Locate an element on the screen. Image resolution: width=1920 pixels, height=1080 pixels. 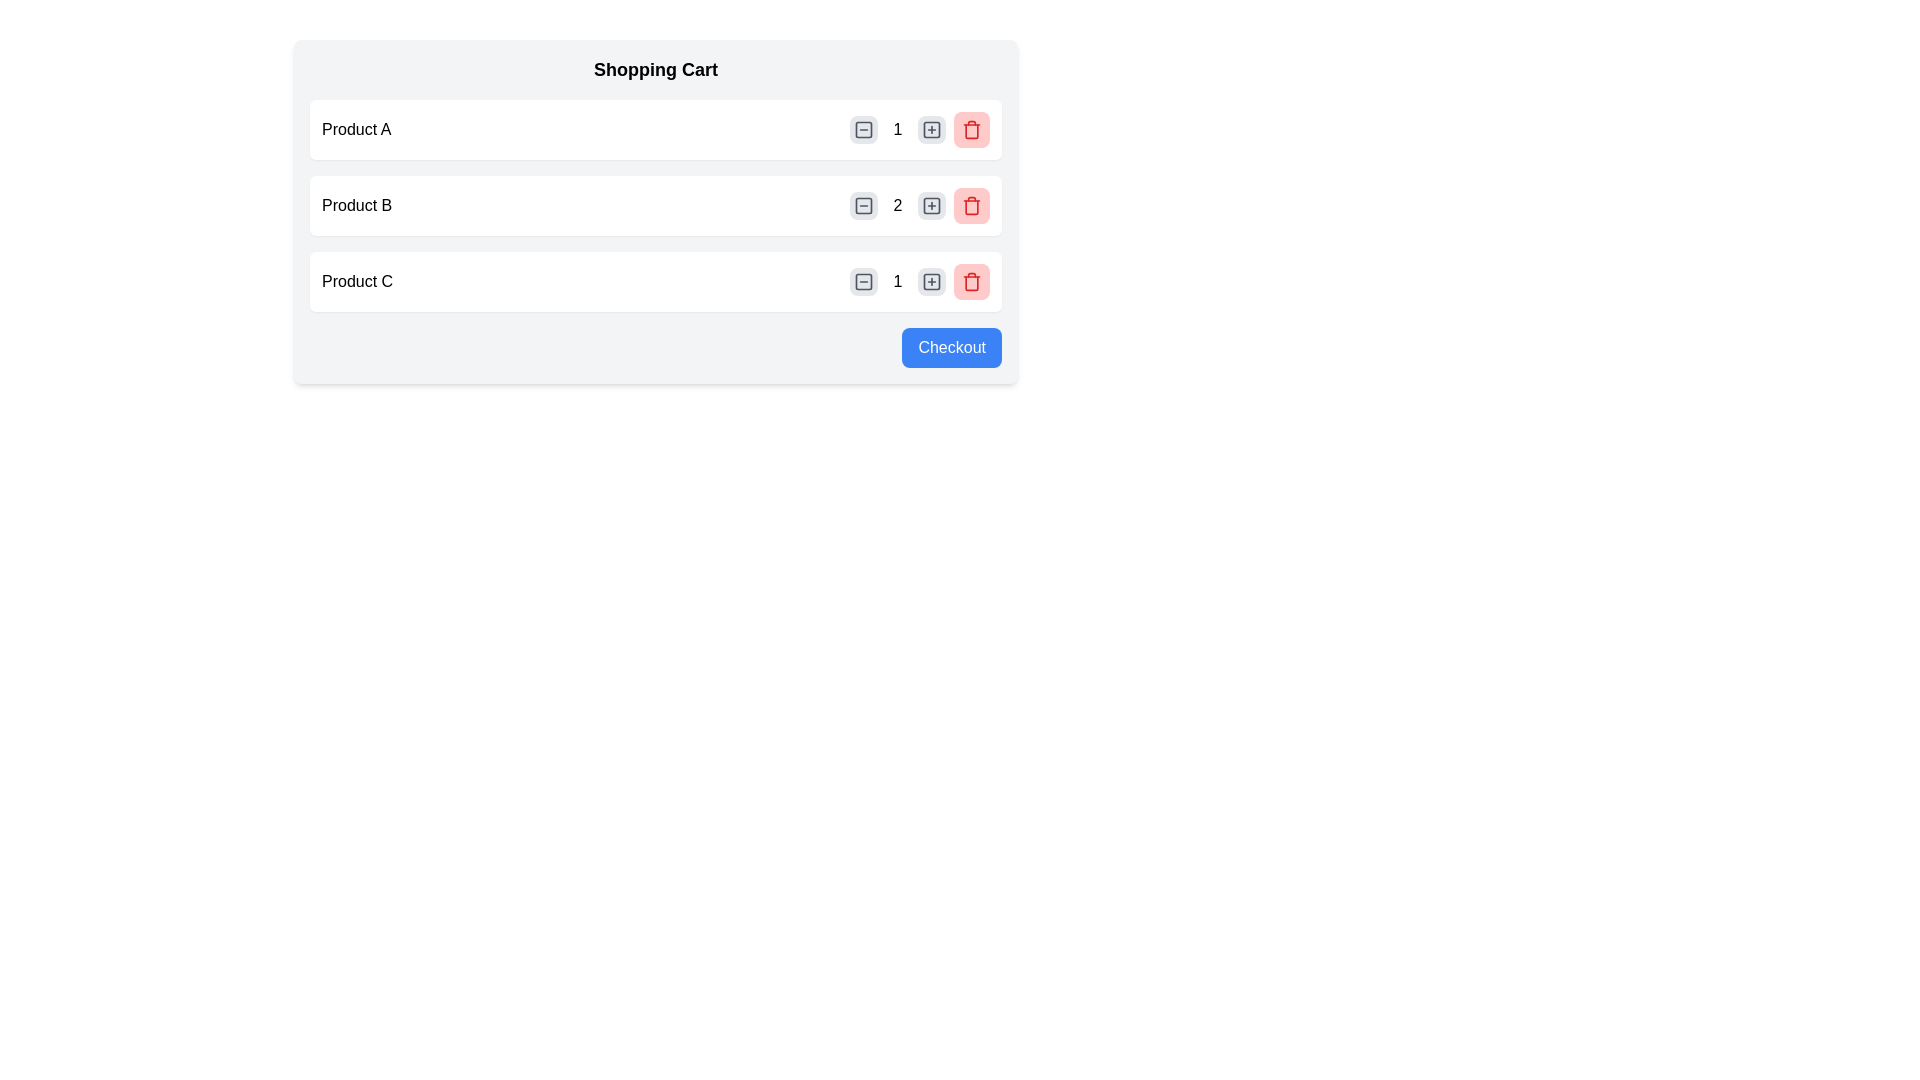
the 'decrease quantity' button located to the left of the quantity number for 'Product A' in the shopping cart interface to reduce the product quantity is located at coordinates (864, 130).